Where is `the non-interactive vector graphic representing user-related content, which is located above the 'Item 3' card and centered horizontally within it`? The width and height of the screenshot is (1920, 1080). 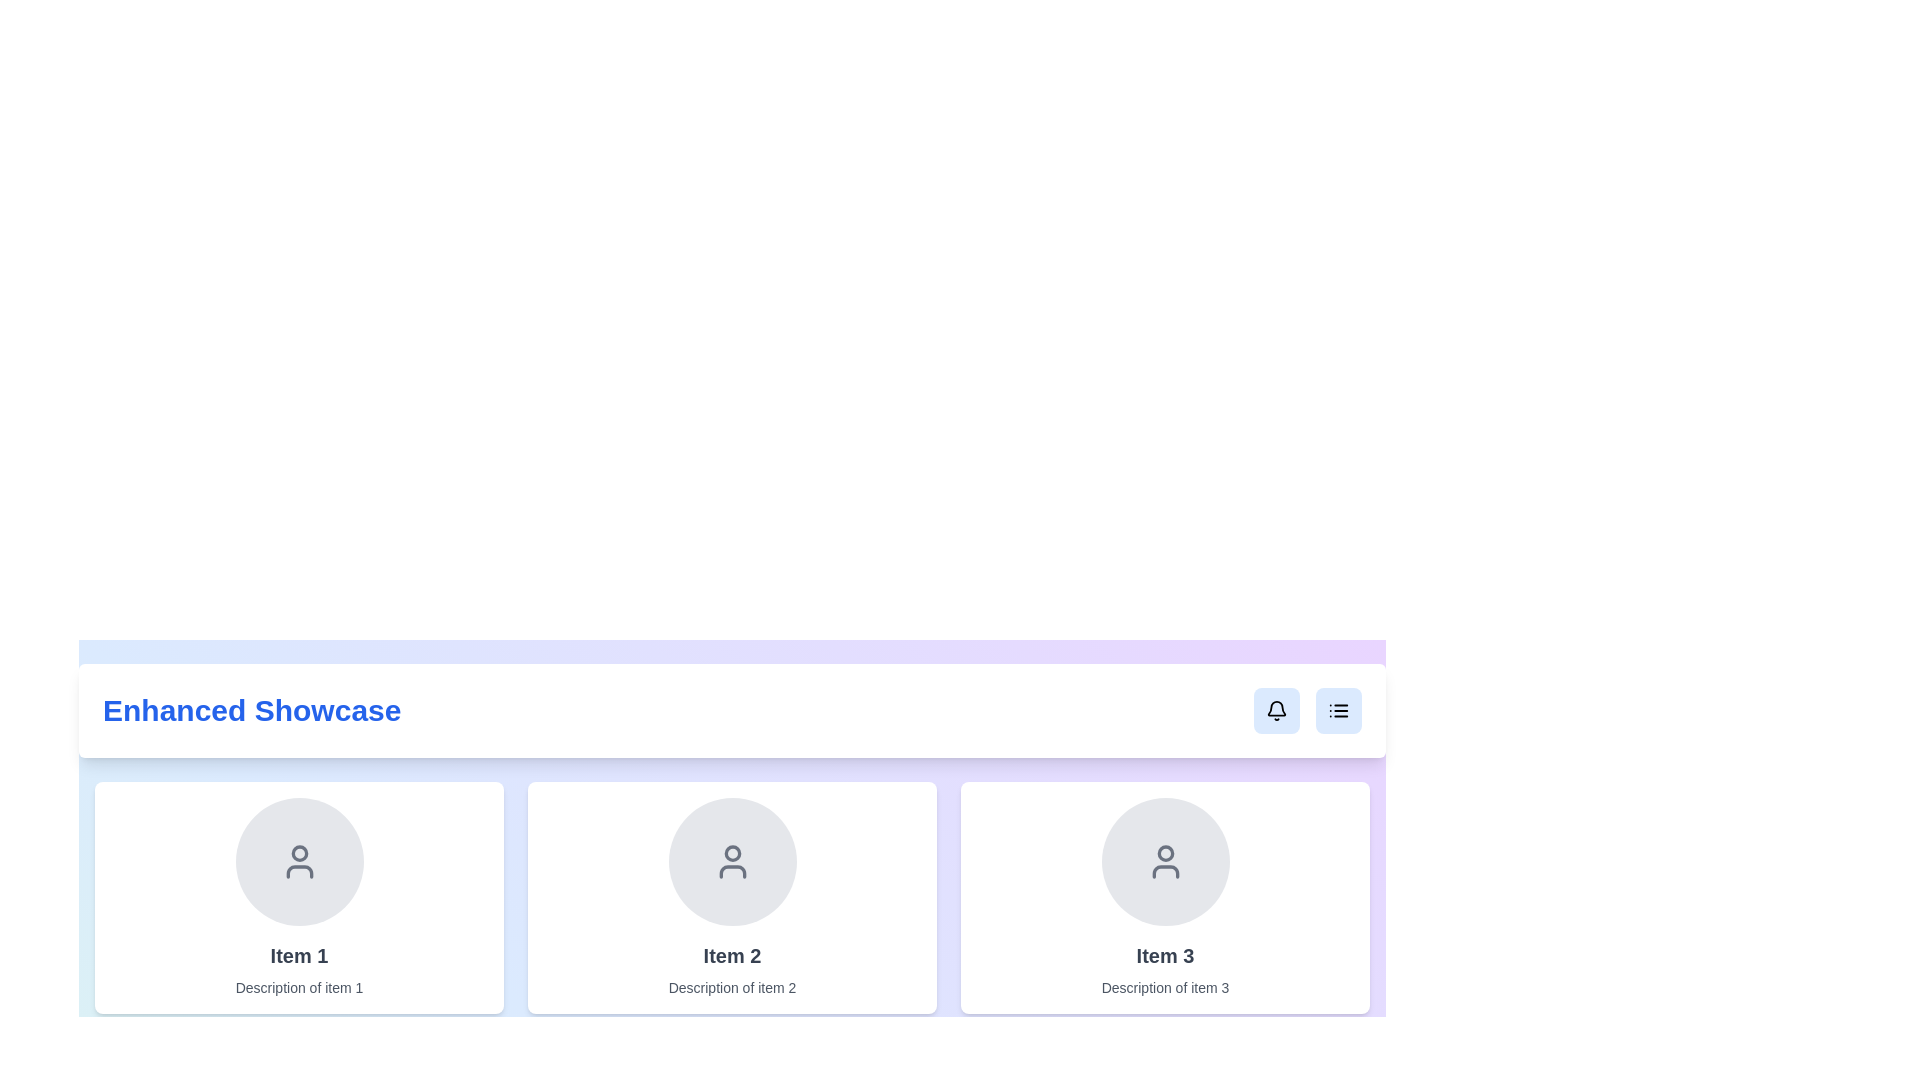 the non-interactive vector graphic representing user-related content, which is located above the 'Item 3' card and centered horizontally within it is located at coordinates (1165, 870).